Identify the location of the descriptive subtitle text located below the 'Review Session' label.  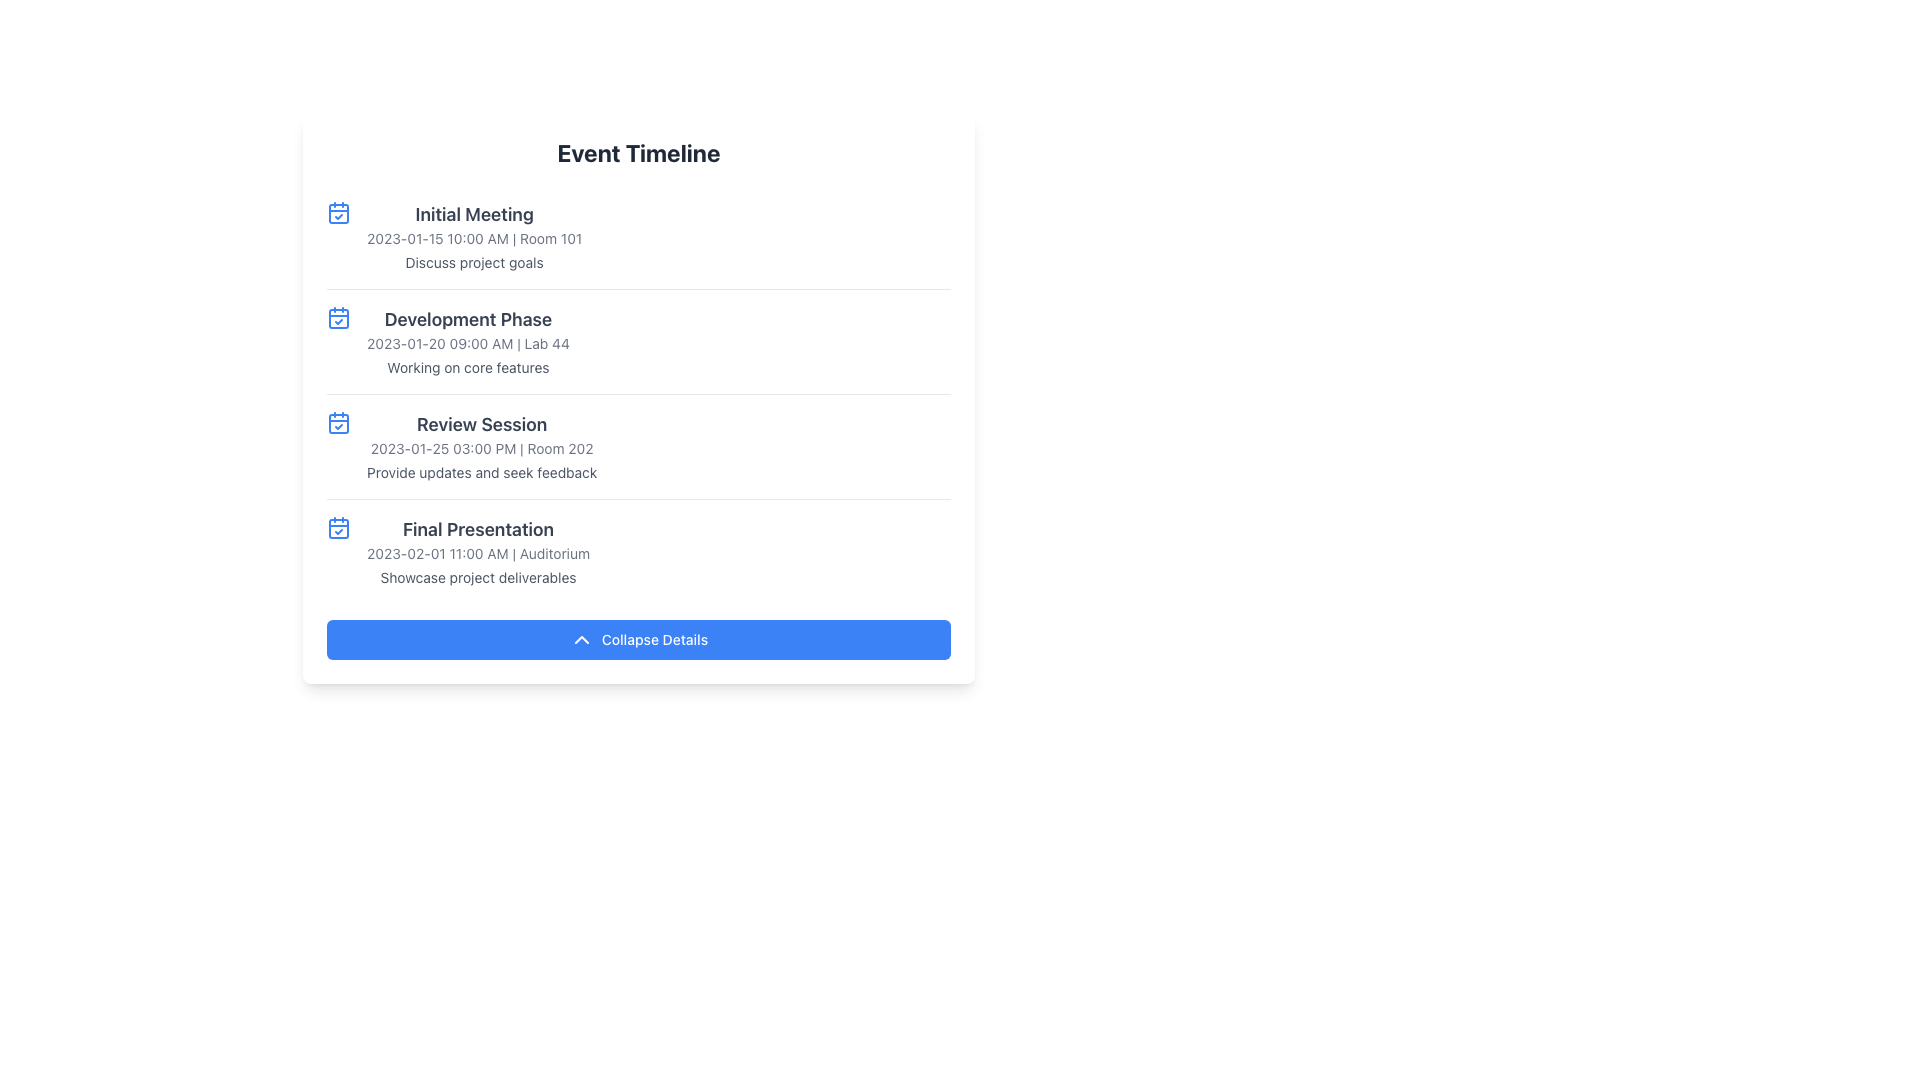
(482, 473).